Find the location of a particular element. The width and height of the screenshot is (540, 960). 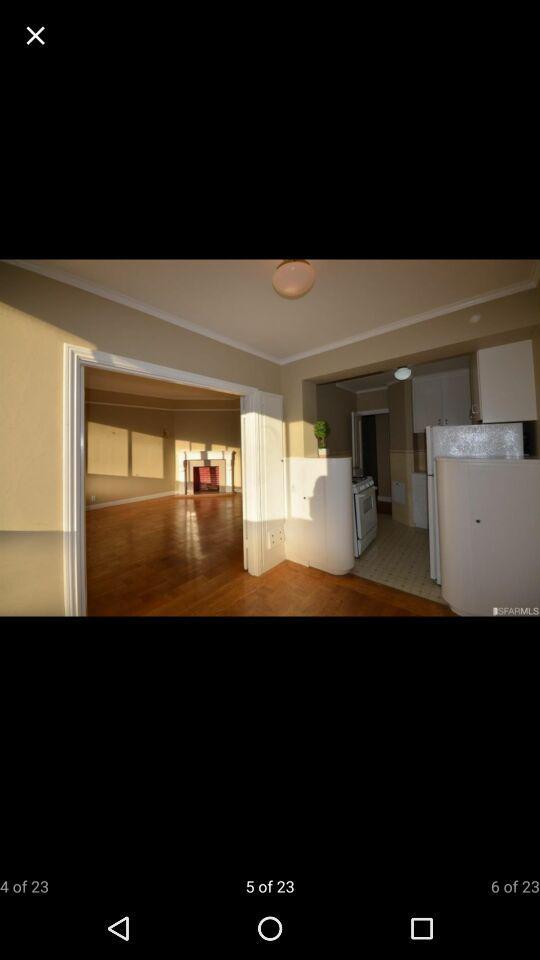

icon at the top left corner is located at coordinates (35, 34).